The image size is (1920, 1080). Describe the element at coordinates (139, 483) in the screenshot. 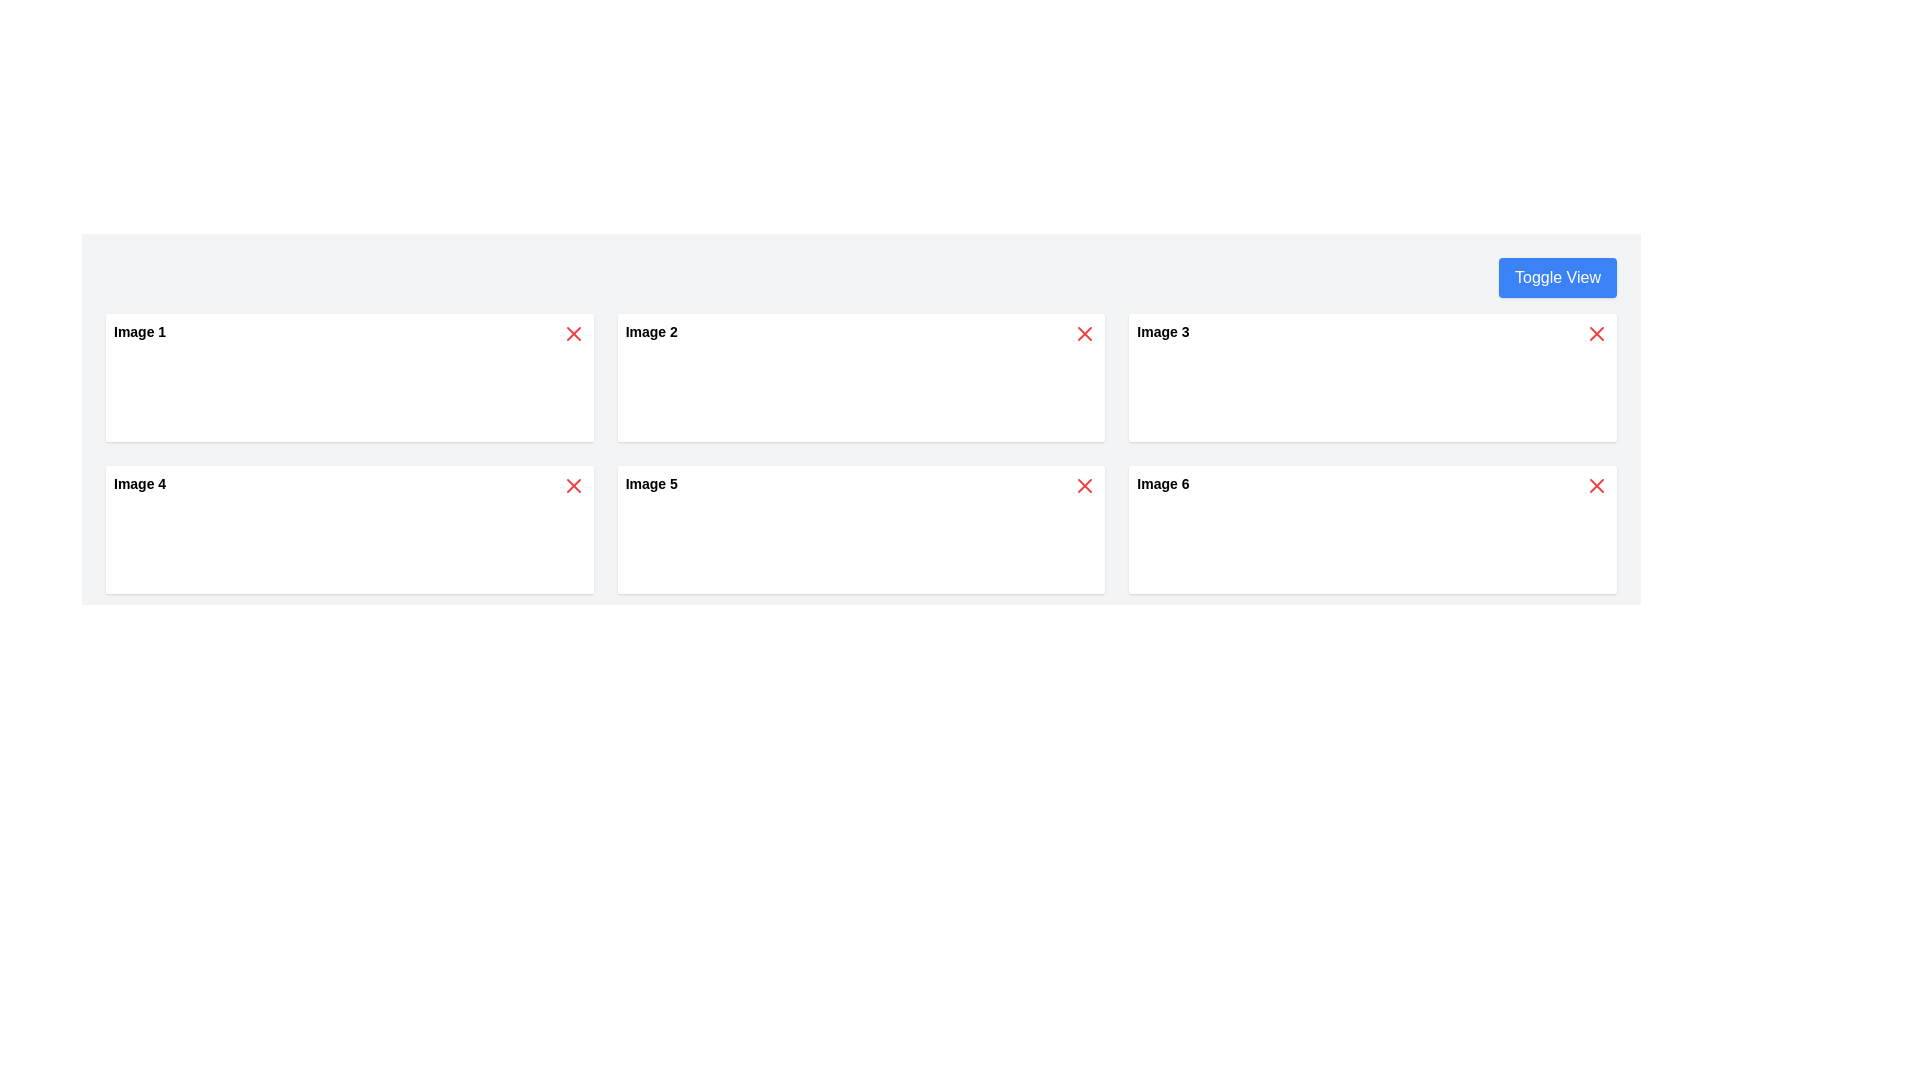

I see `the static text label that identifies 'Image 4', located at the top-left corner of the fourth card in the grid layout` at that location.